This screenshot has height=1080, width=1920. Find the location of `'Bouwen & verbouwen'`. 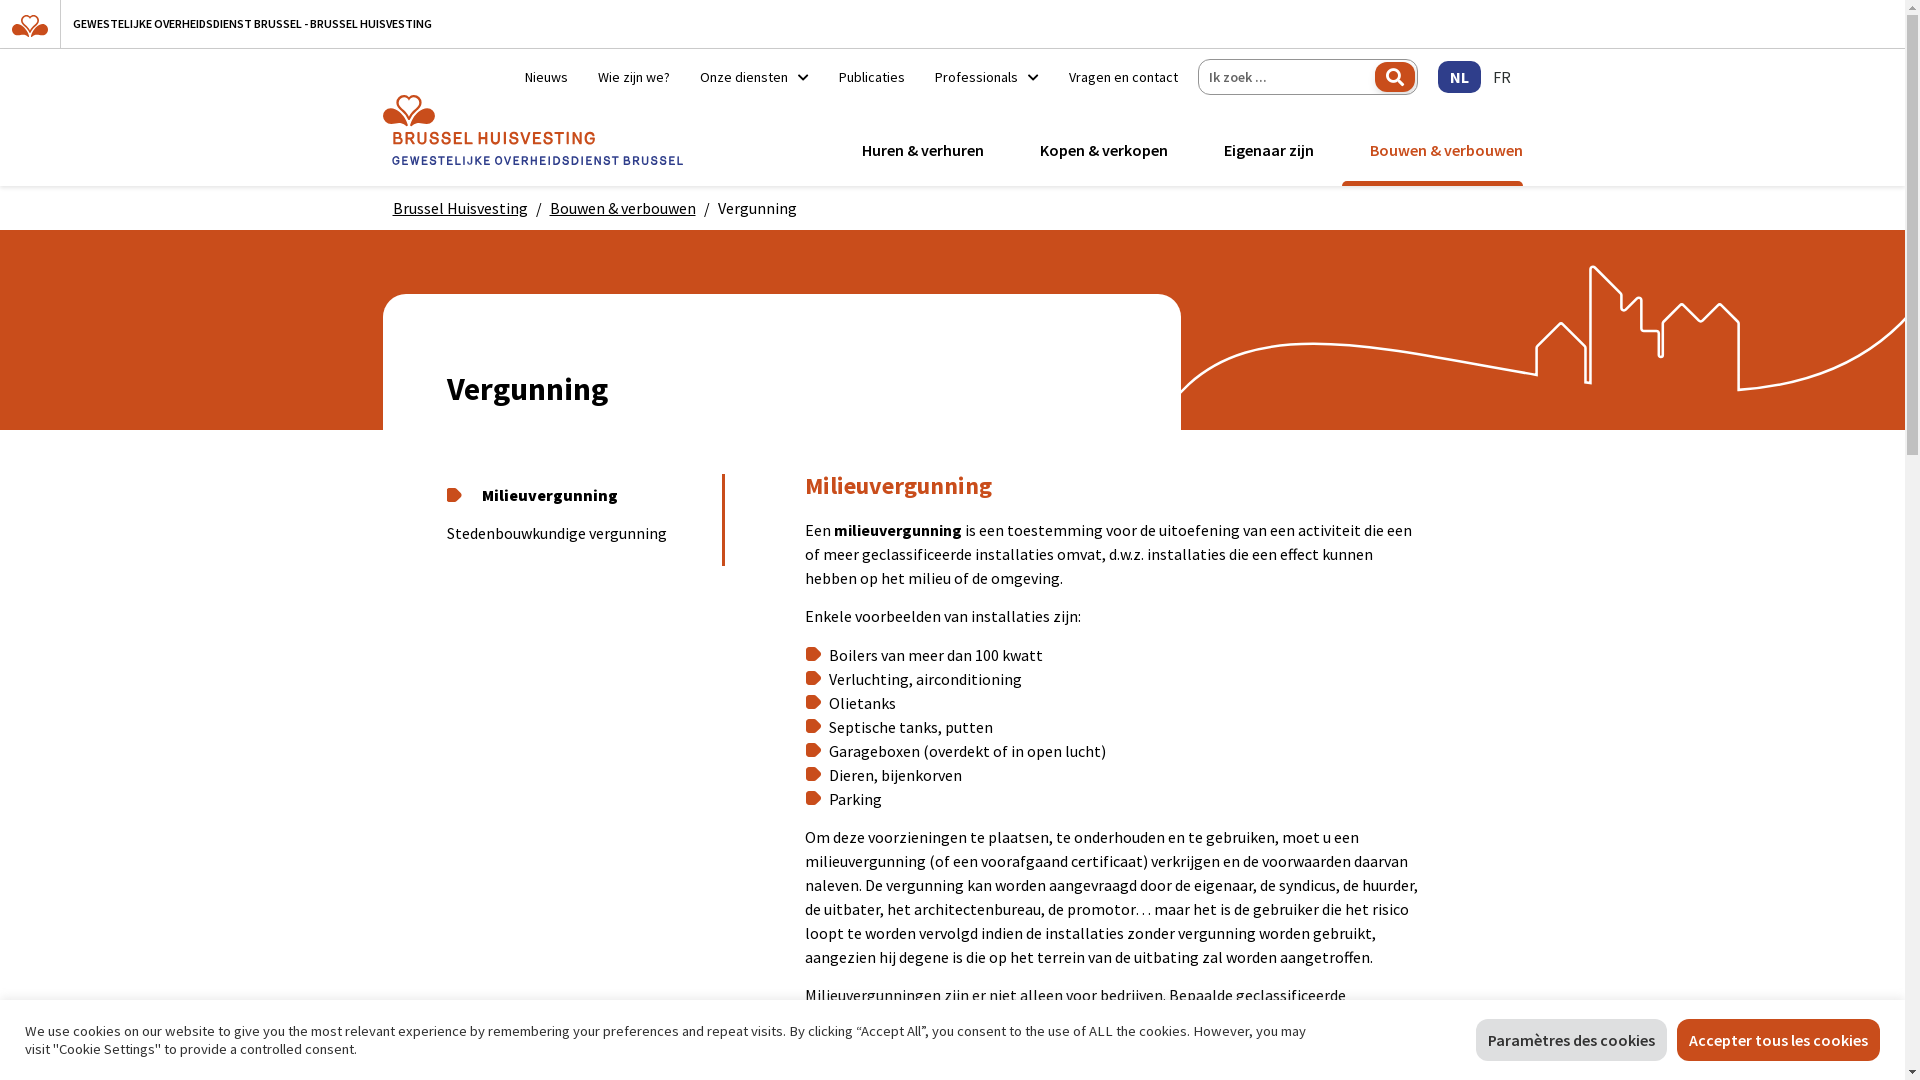

'Bouwen & verbouwen' is located at coordinates (622, 208).